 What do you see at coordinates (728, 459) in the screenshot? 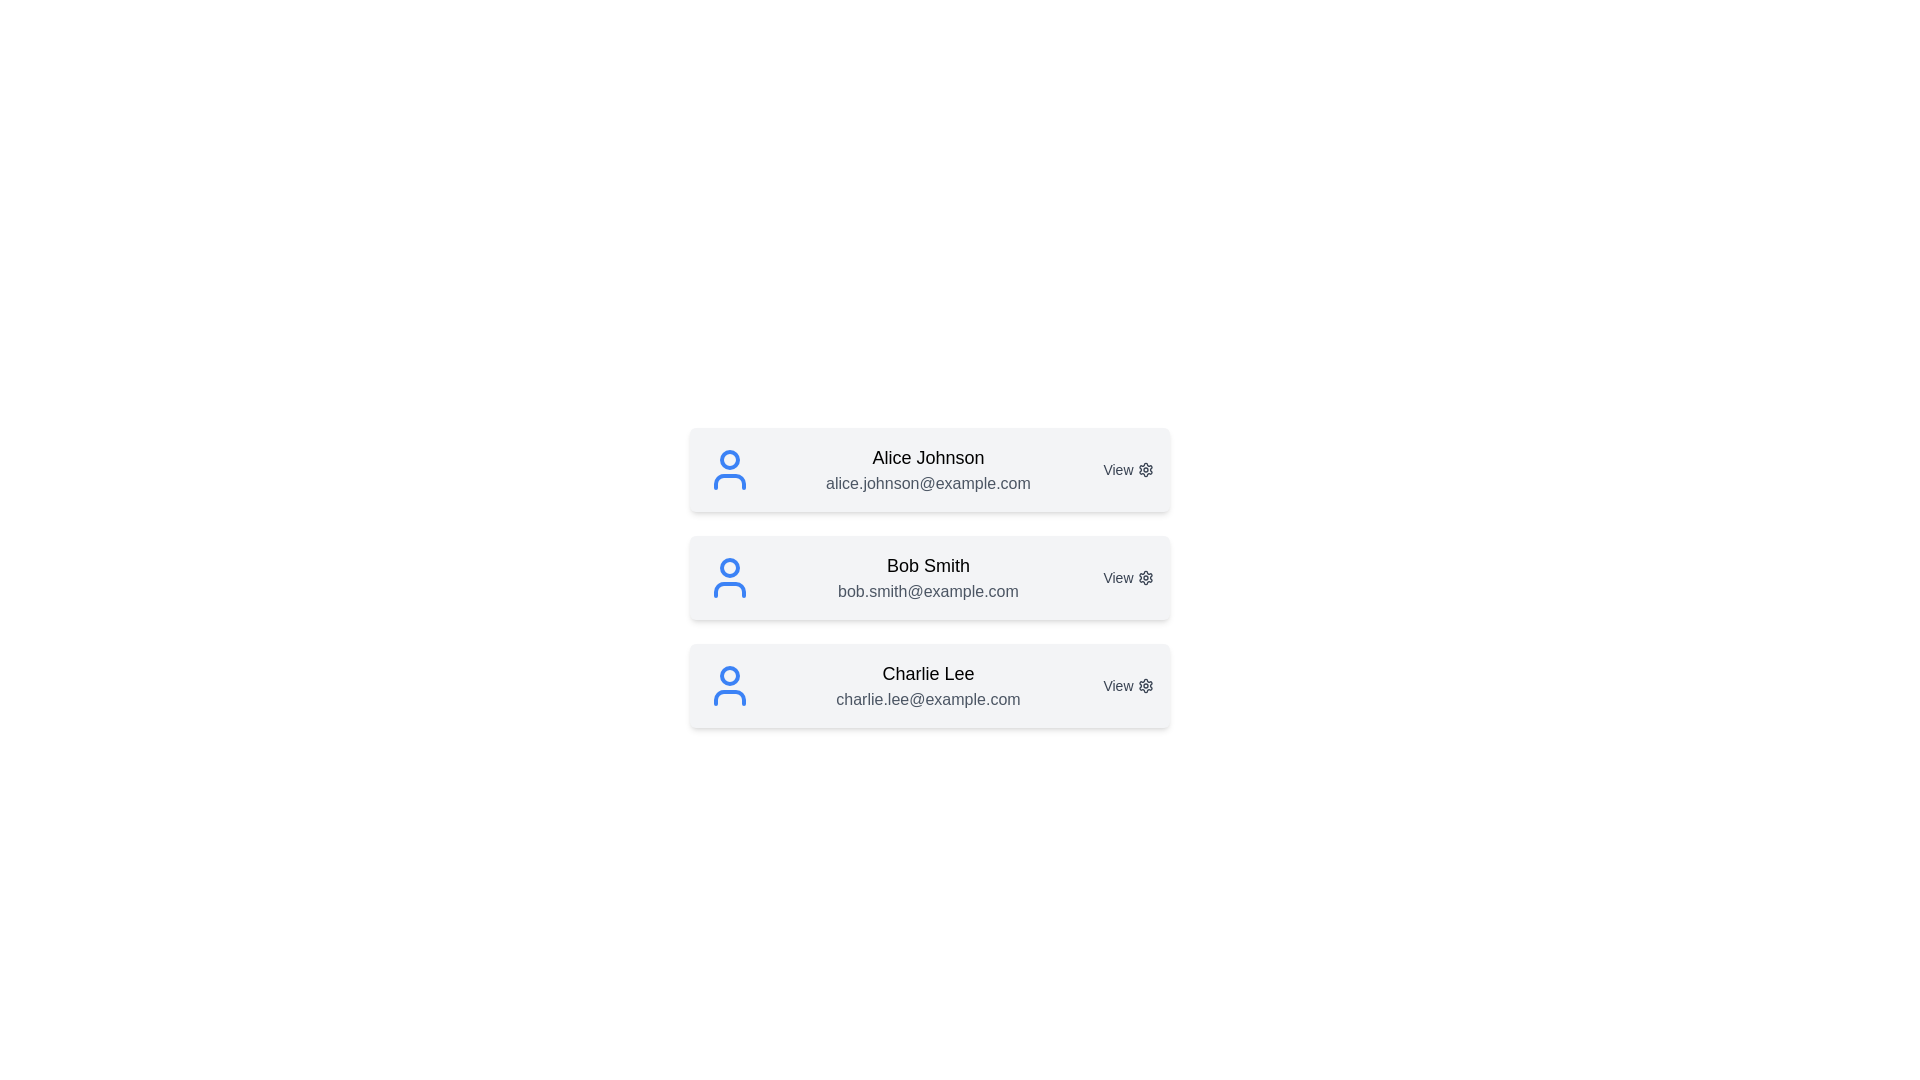
I see `the decorative graphical element, which is a blue circular shape located at the upper left of the first row, superimposed on the user's icon` at bounding box center [728, 459].